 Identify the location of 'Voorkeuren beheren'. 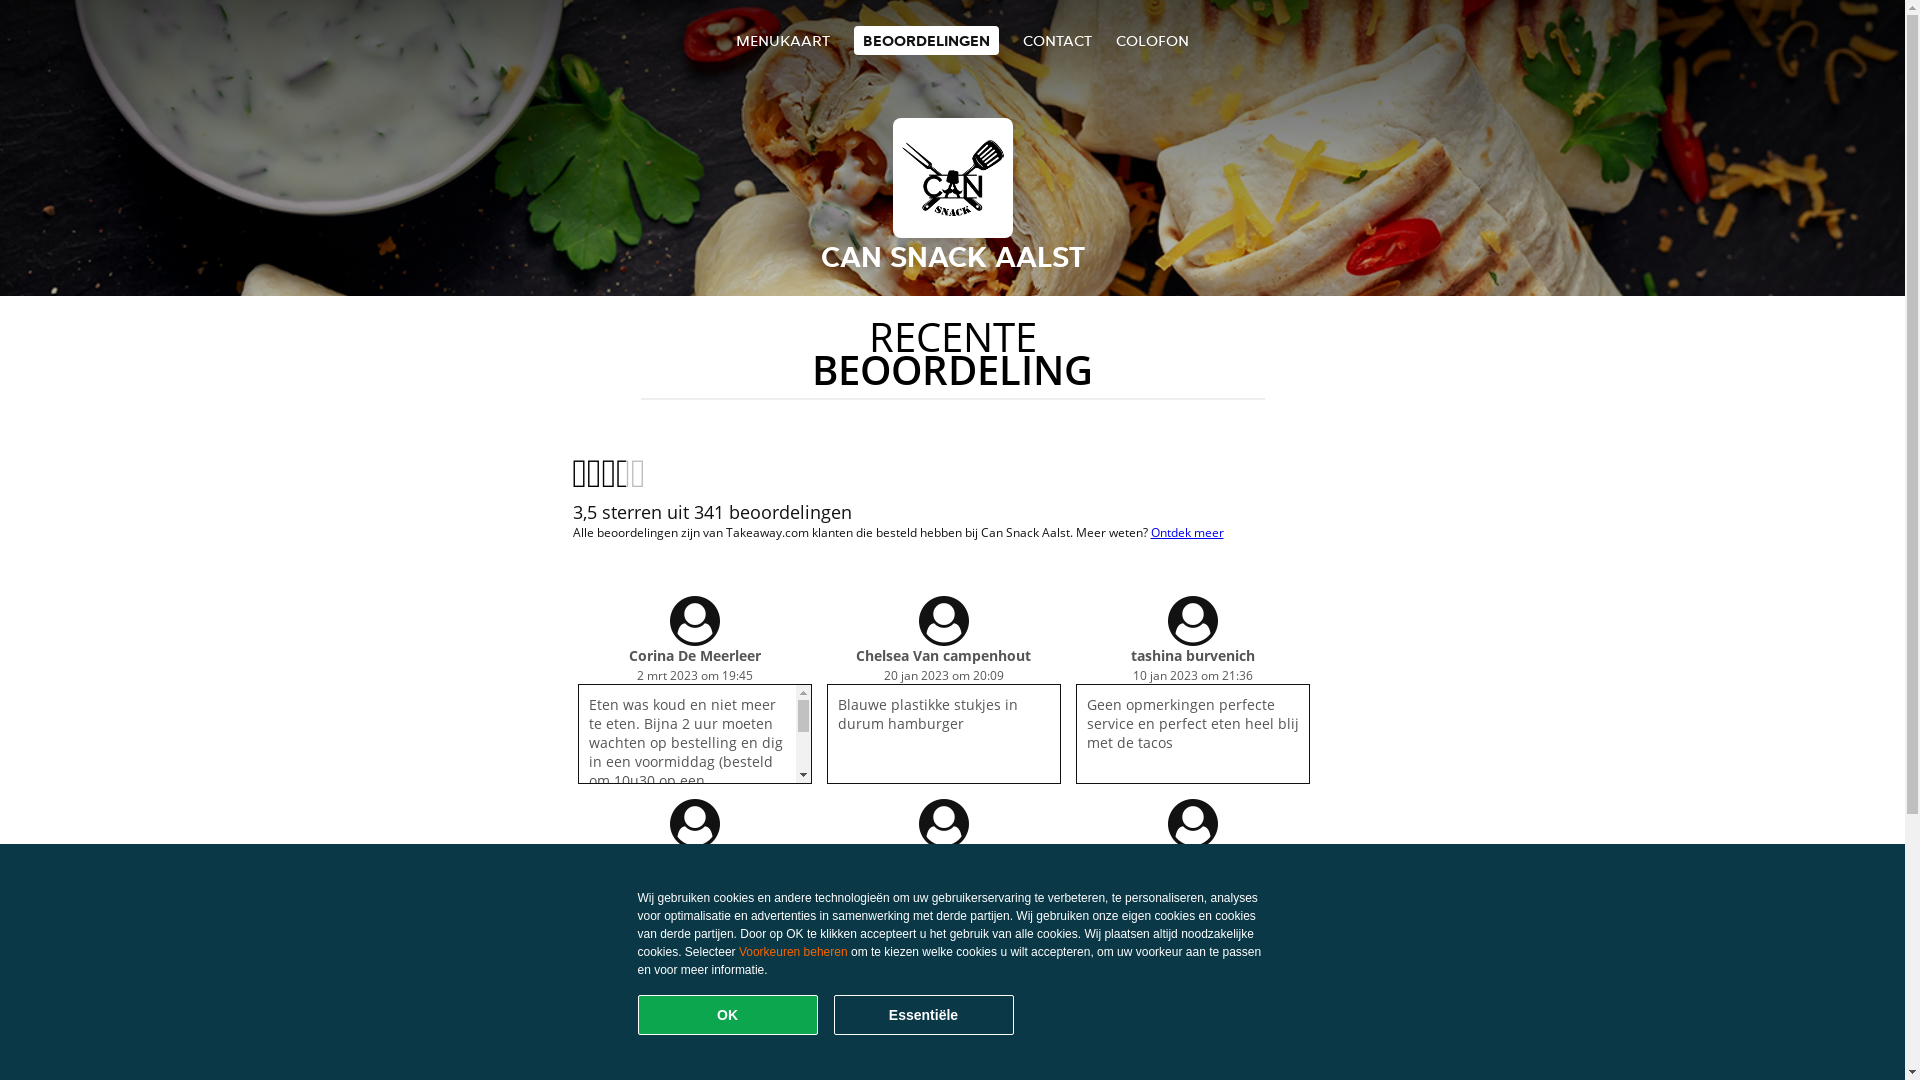
(792, 951).